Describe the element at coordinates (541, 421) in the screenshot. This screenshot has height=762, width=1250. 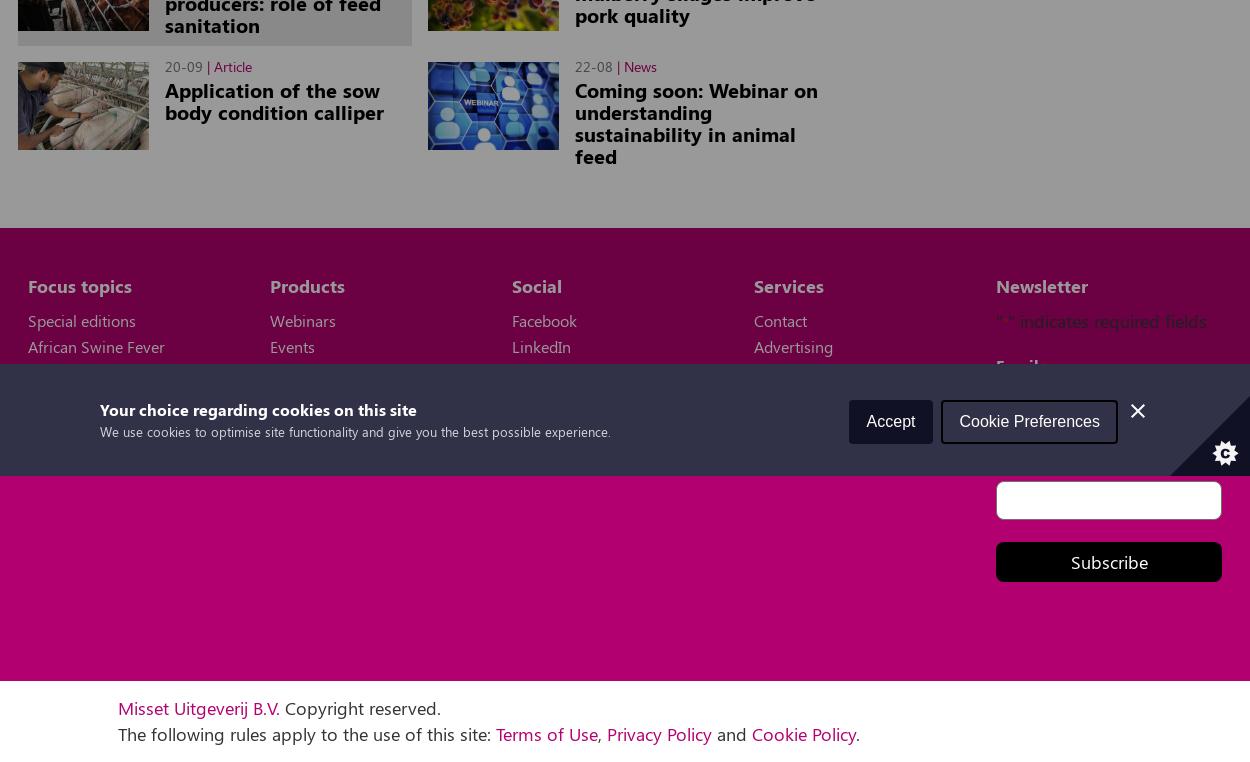
I see `'YouTube'` at that location.